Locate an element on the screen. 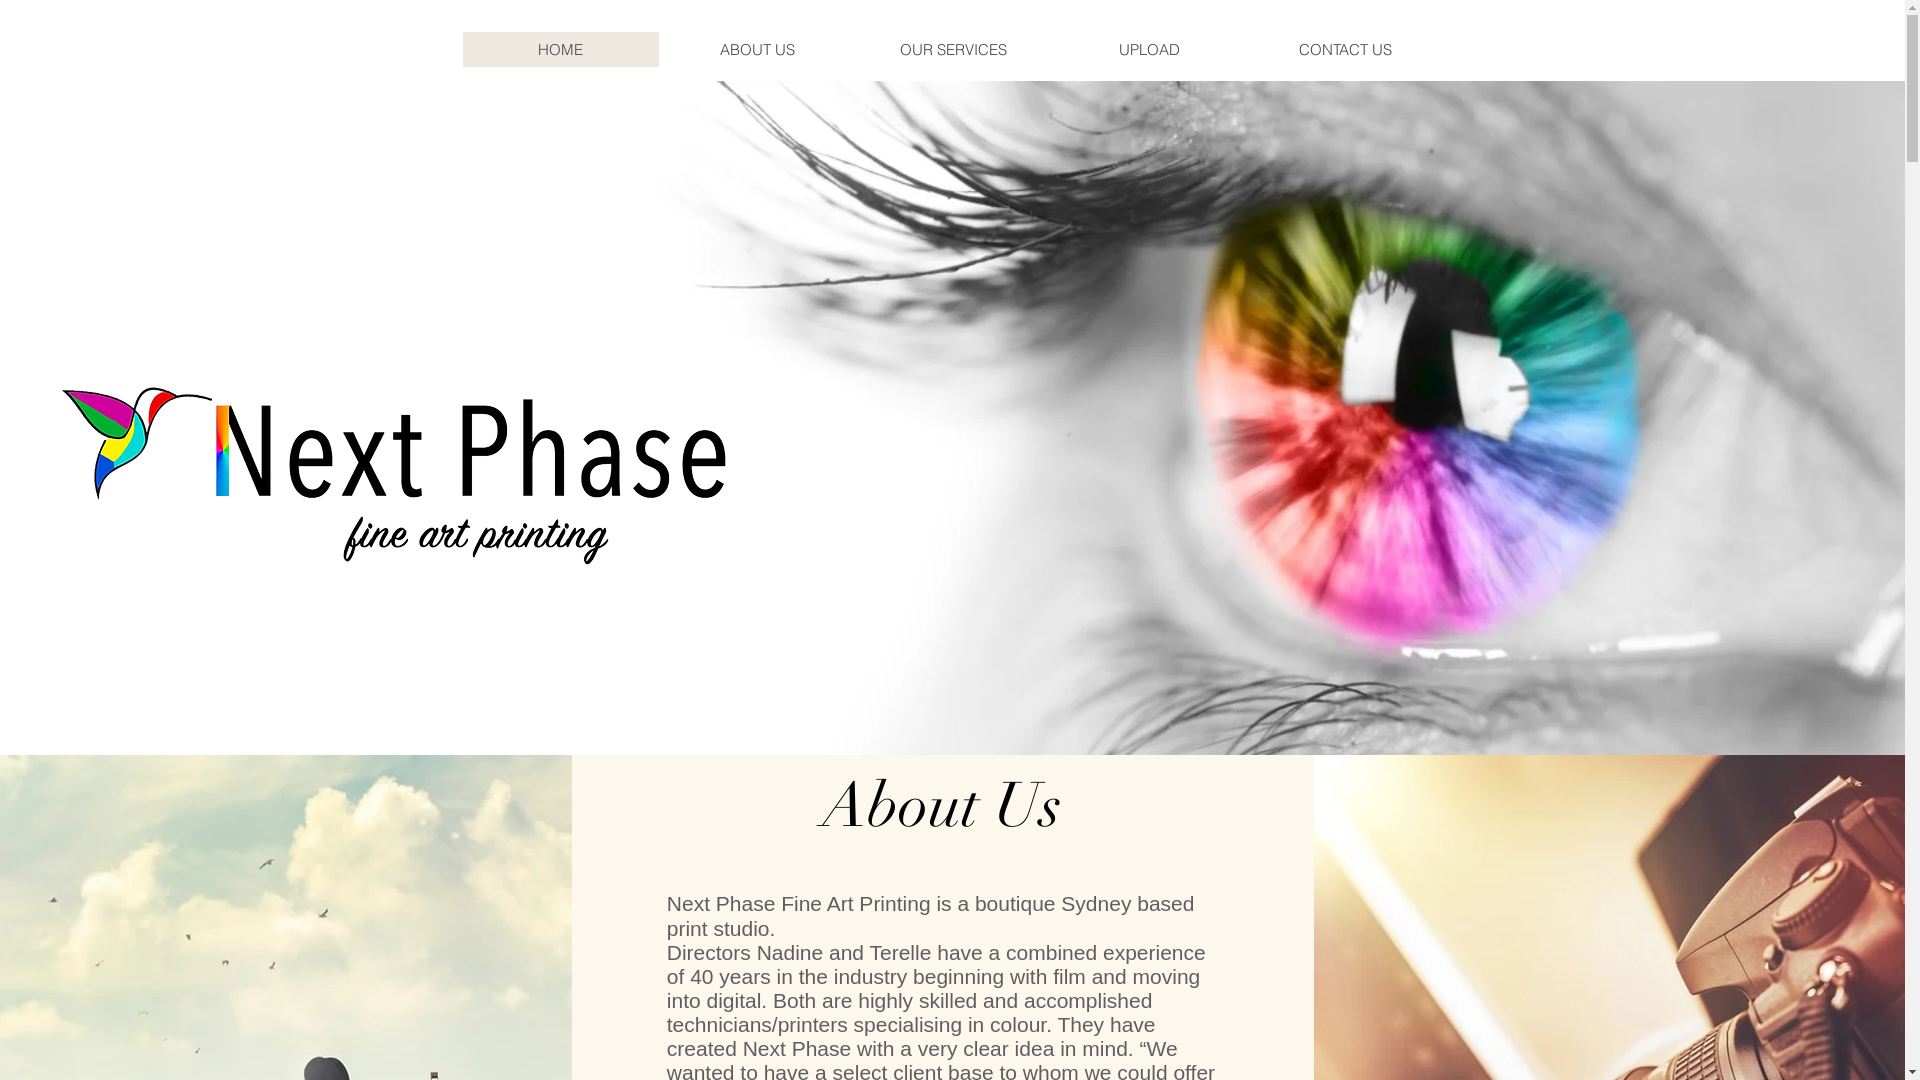 This screenshot has height=1080, width=1920. 'HOME' is located at coordinates (560, 48).